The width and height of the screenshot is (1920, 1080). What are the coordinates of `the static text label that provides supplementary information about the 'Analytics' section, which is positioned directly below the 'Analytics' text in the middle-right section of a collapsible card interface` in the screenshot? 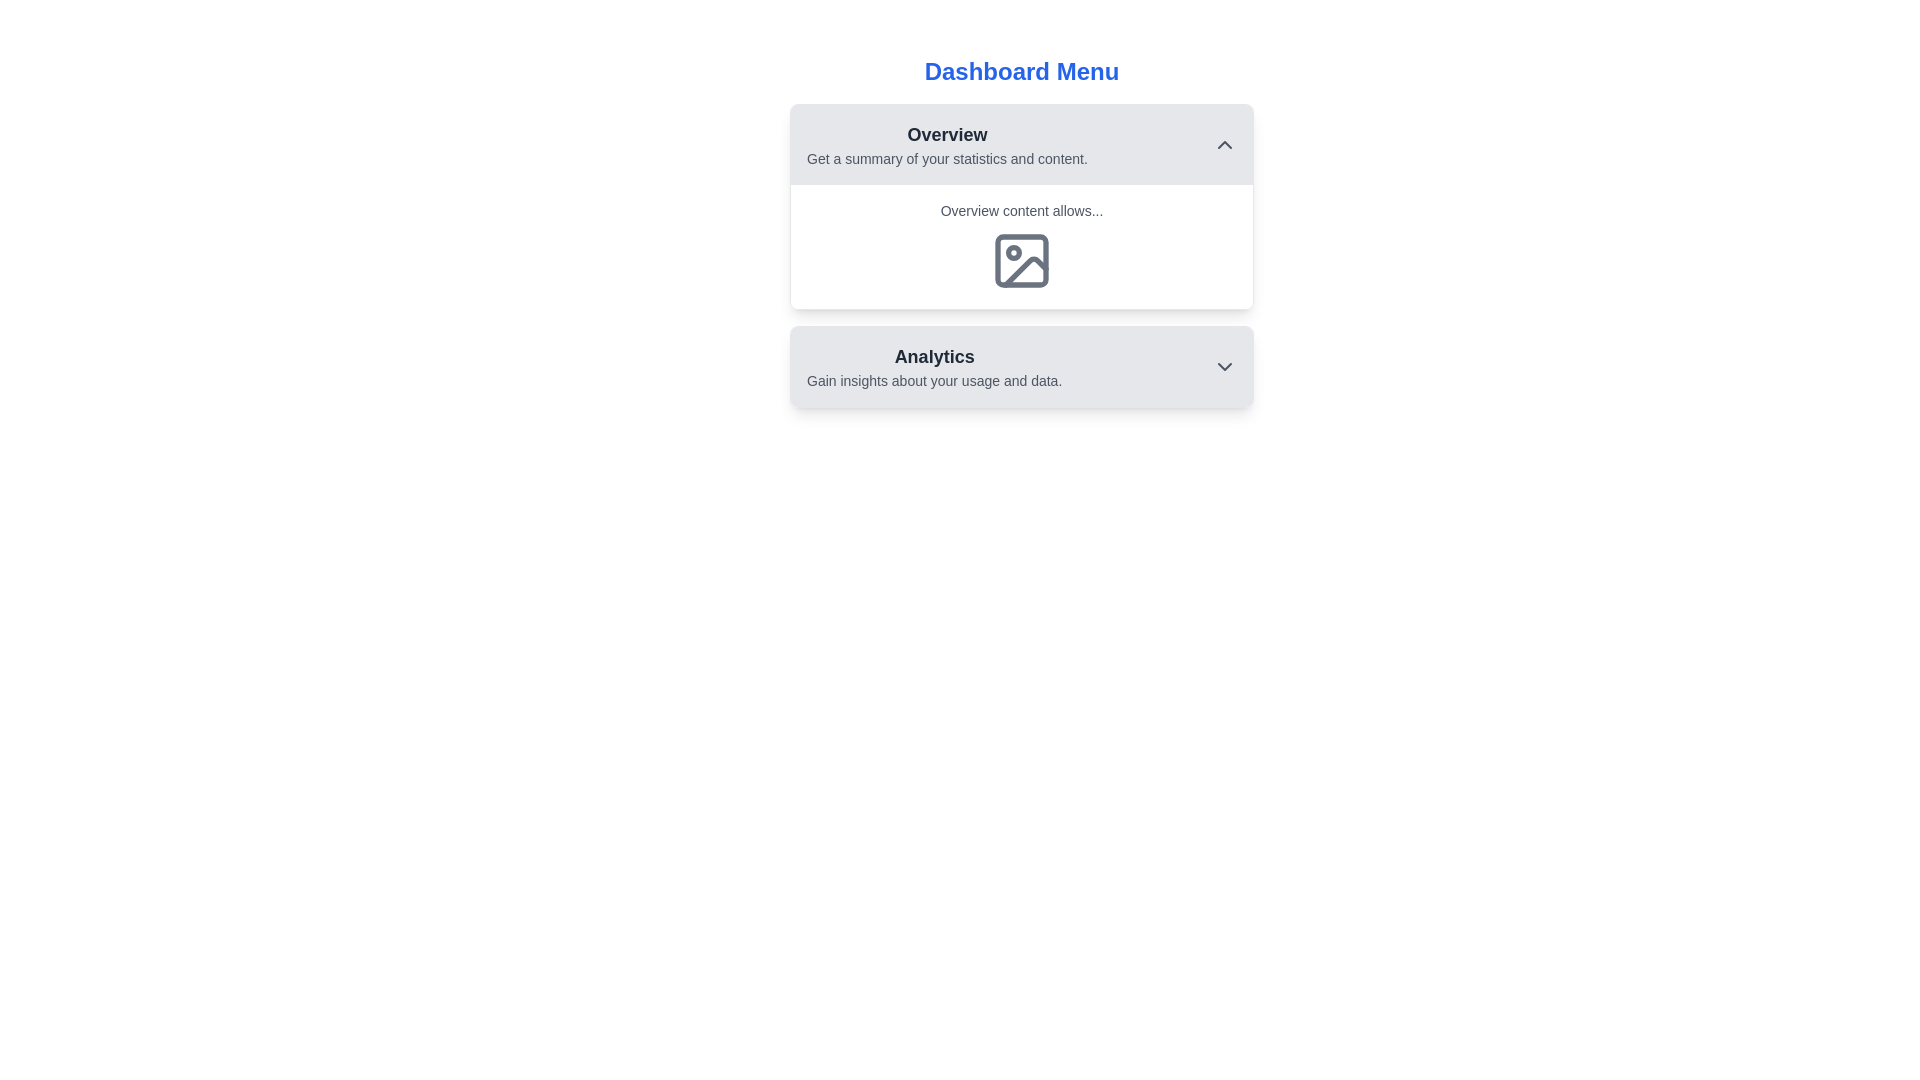 It's located at (933, 381).